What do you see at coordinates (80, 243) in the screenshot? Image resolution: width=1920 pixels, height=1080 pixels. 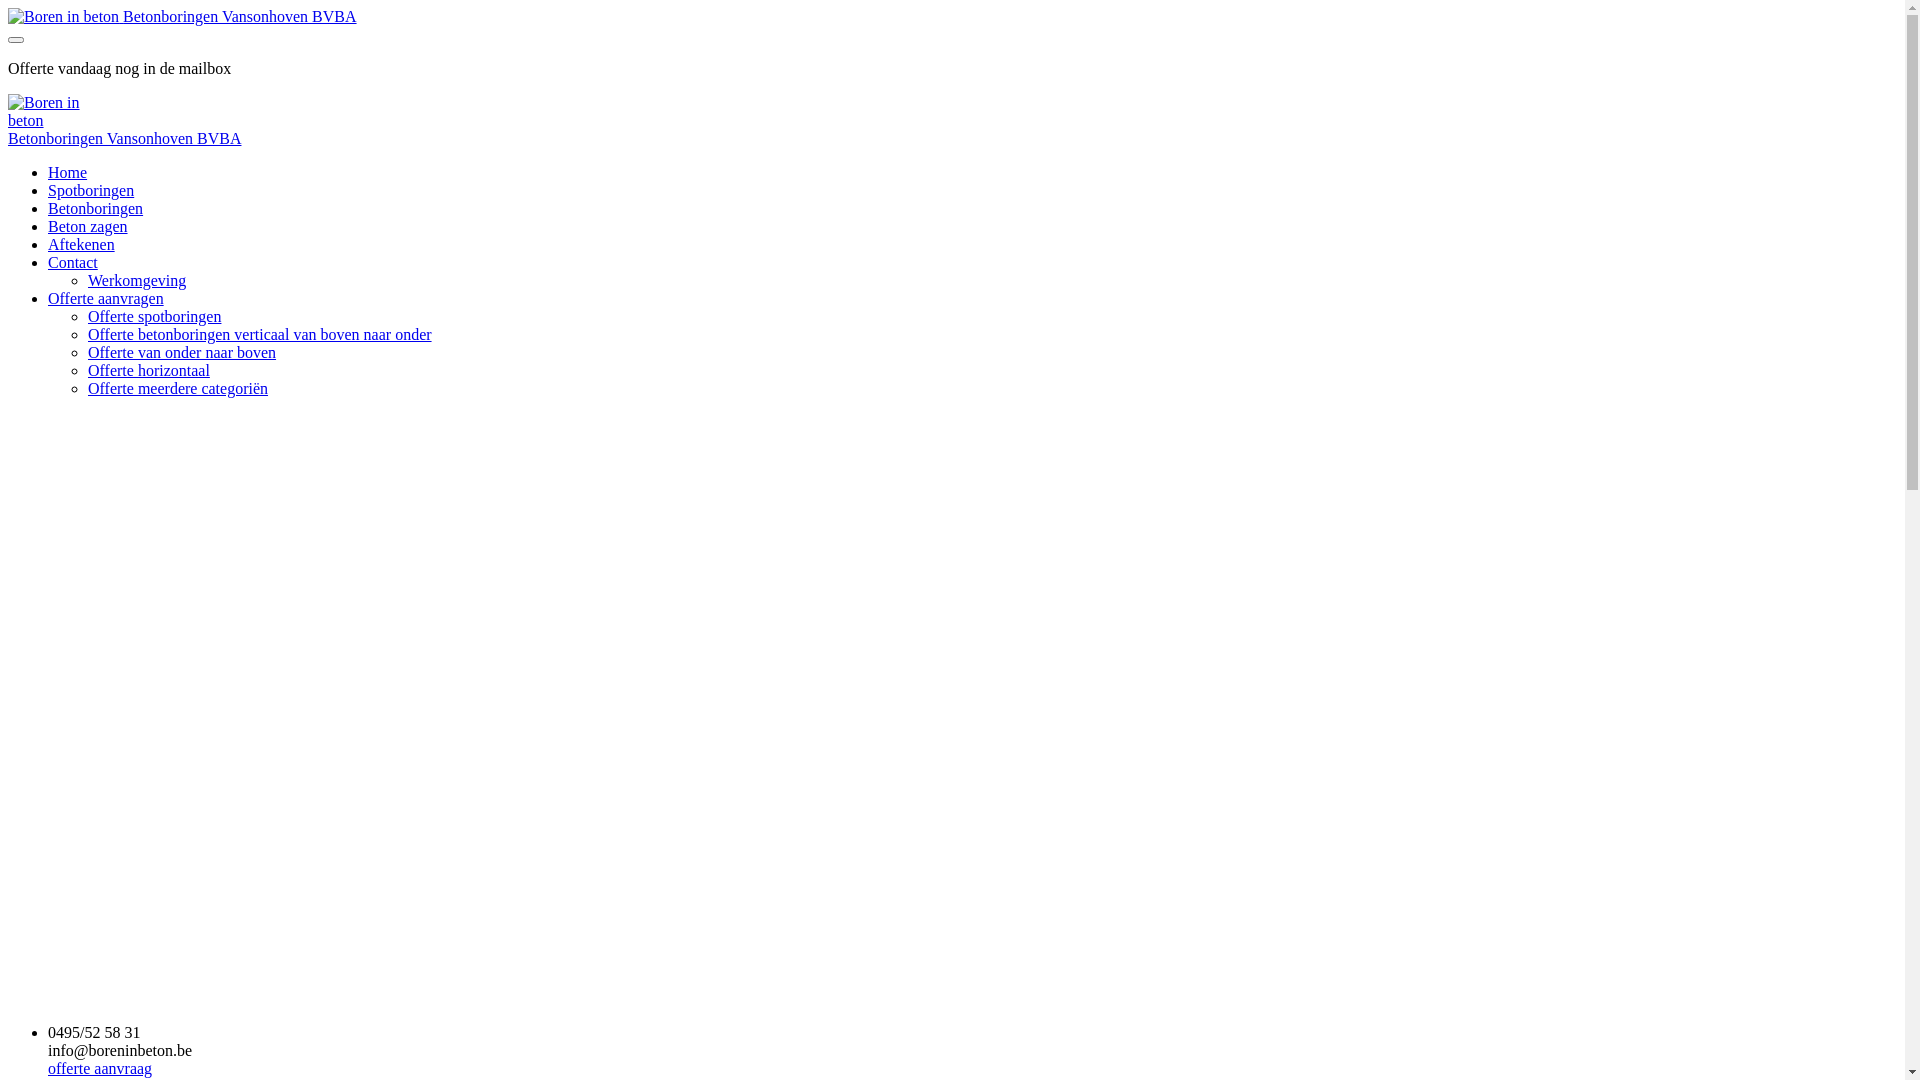 I see `'Aftekenen'` at bounding box center [80, 243].